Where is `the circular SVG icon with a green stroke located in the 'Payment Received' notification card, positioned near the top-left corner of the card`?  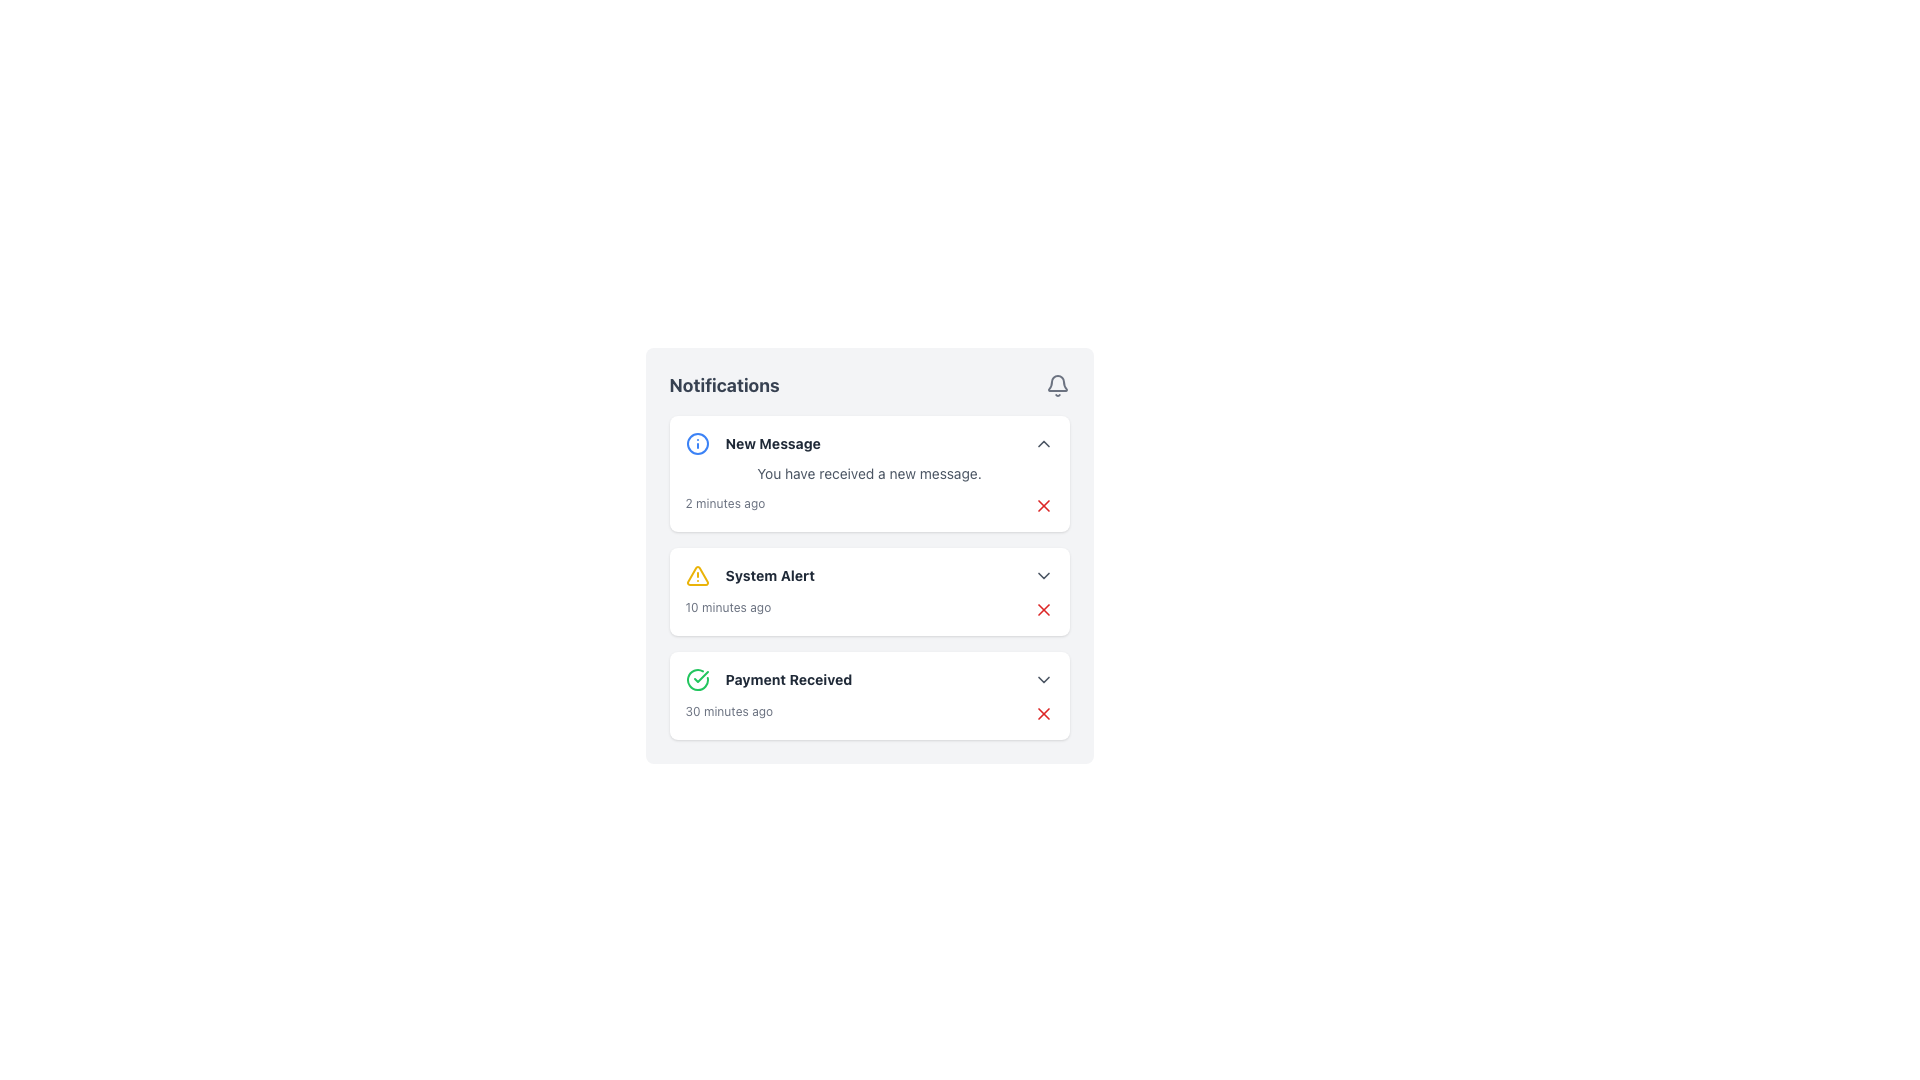
the circular SVG icon with a green stroke located in the 'Payment Received' notification card, positioned near the top-left corner of the card is located at coordinates (697, 678).